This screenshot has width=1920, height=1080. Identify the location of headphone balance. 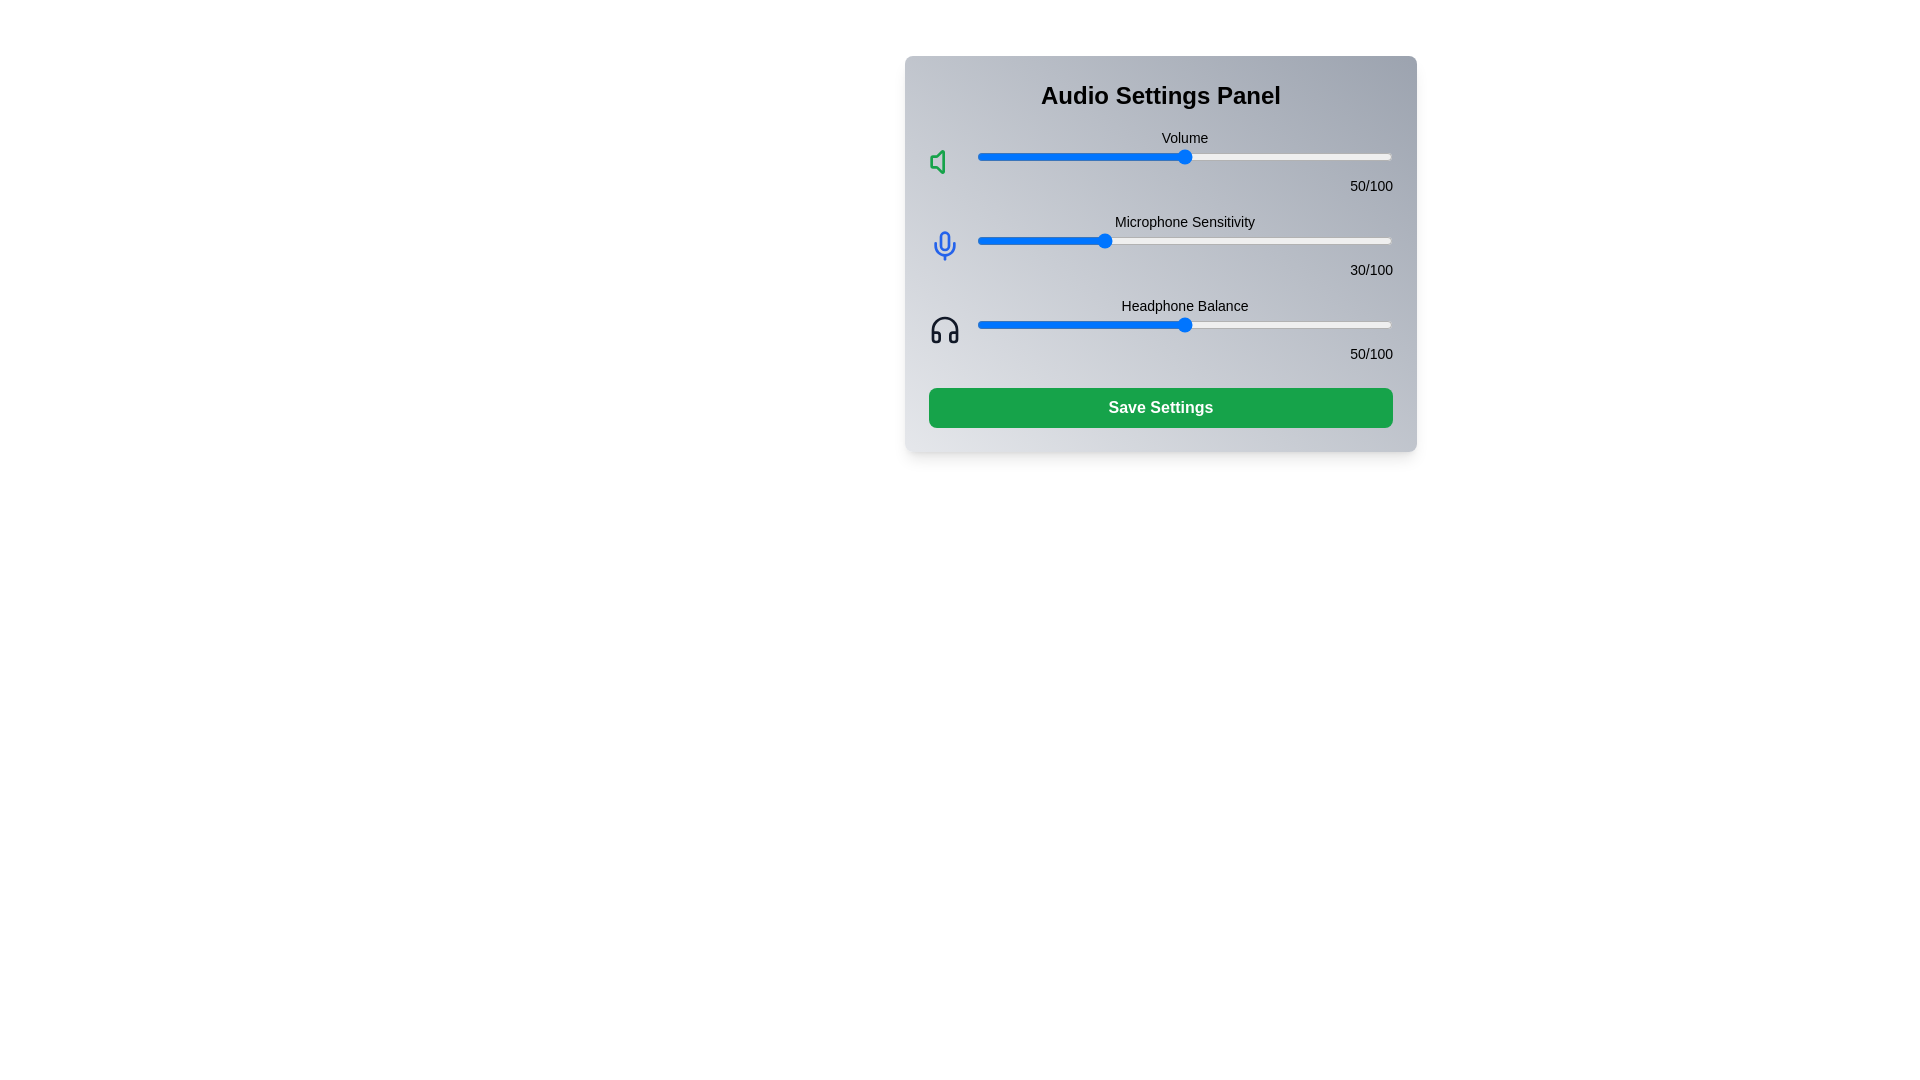
(1002, 323).